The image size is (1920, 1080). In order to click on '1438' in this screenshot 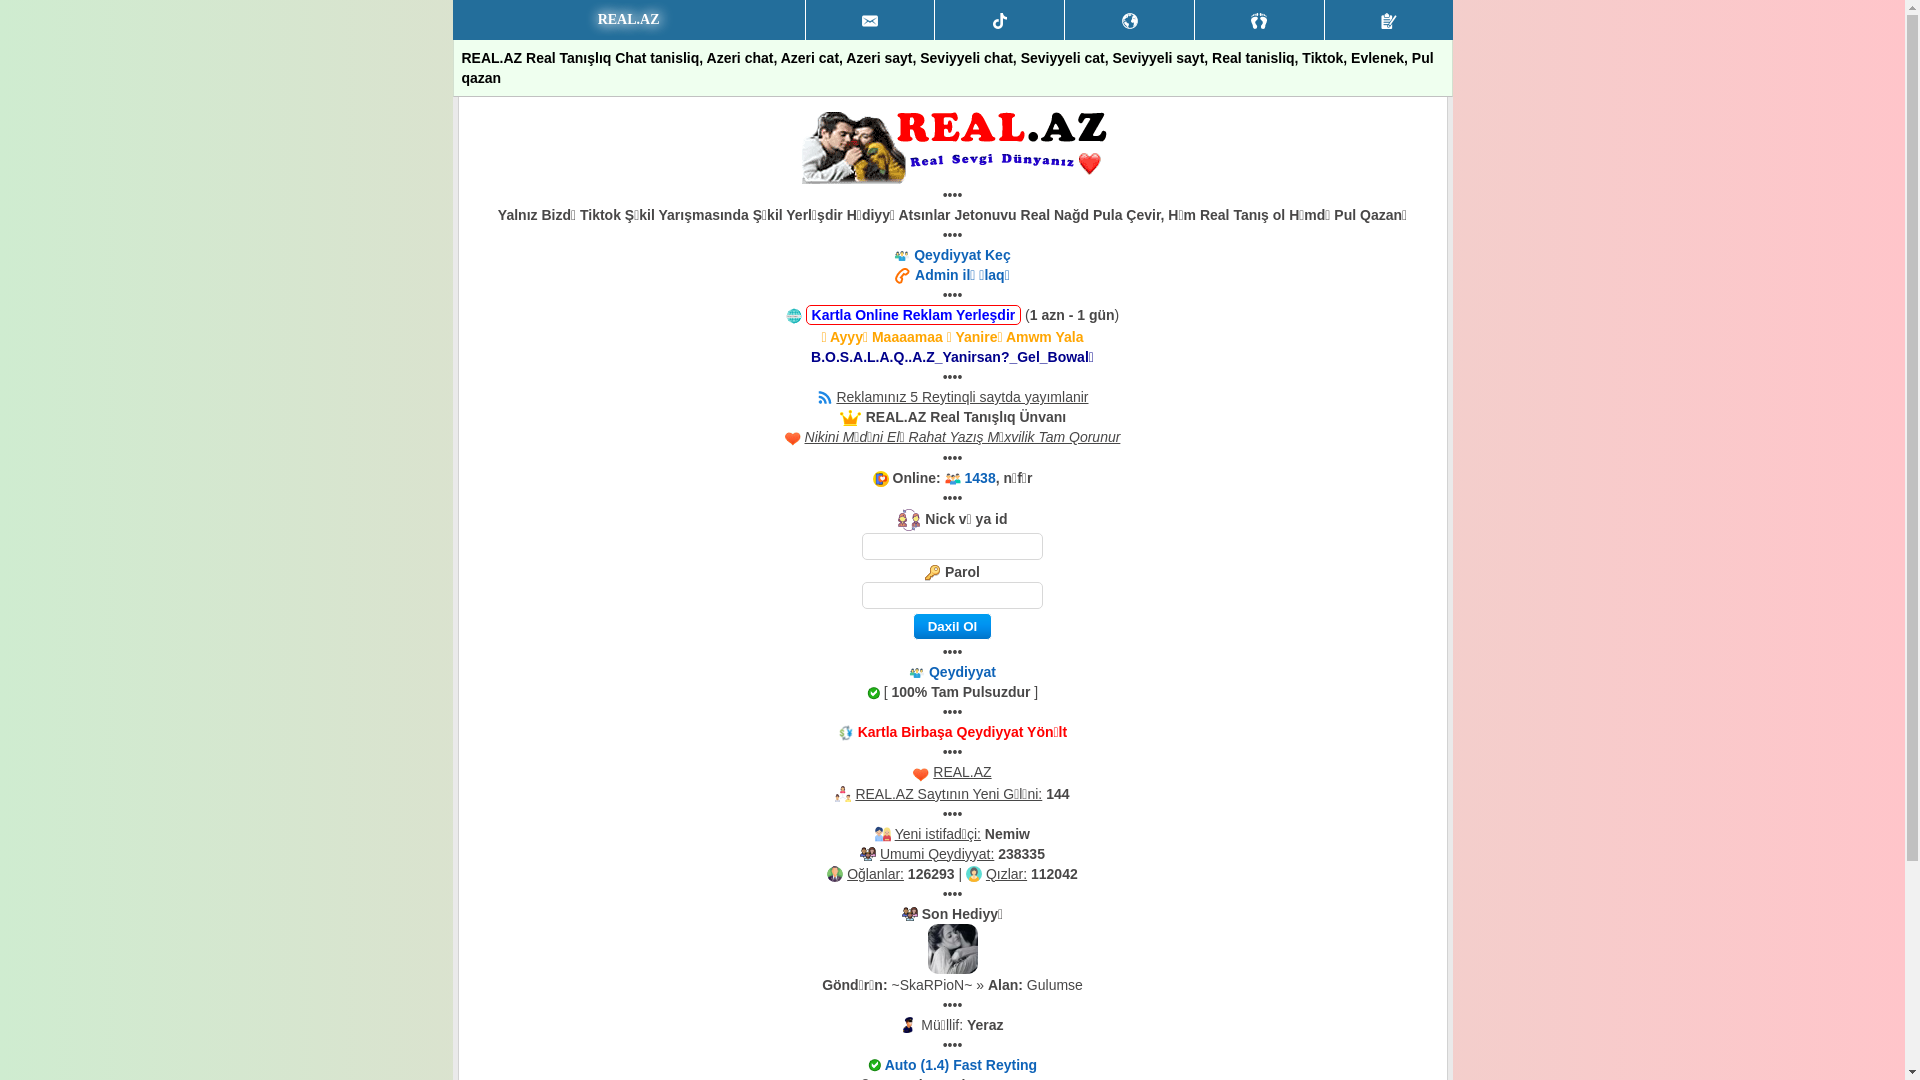, I will do `click(980, 478)`.